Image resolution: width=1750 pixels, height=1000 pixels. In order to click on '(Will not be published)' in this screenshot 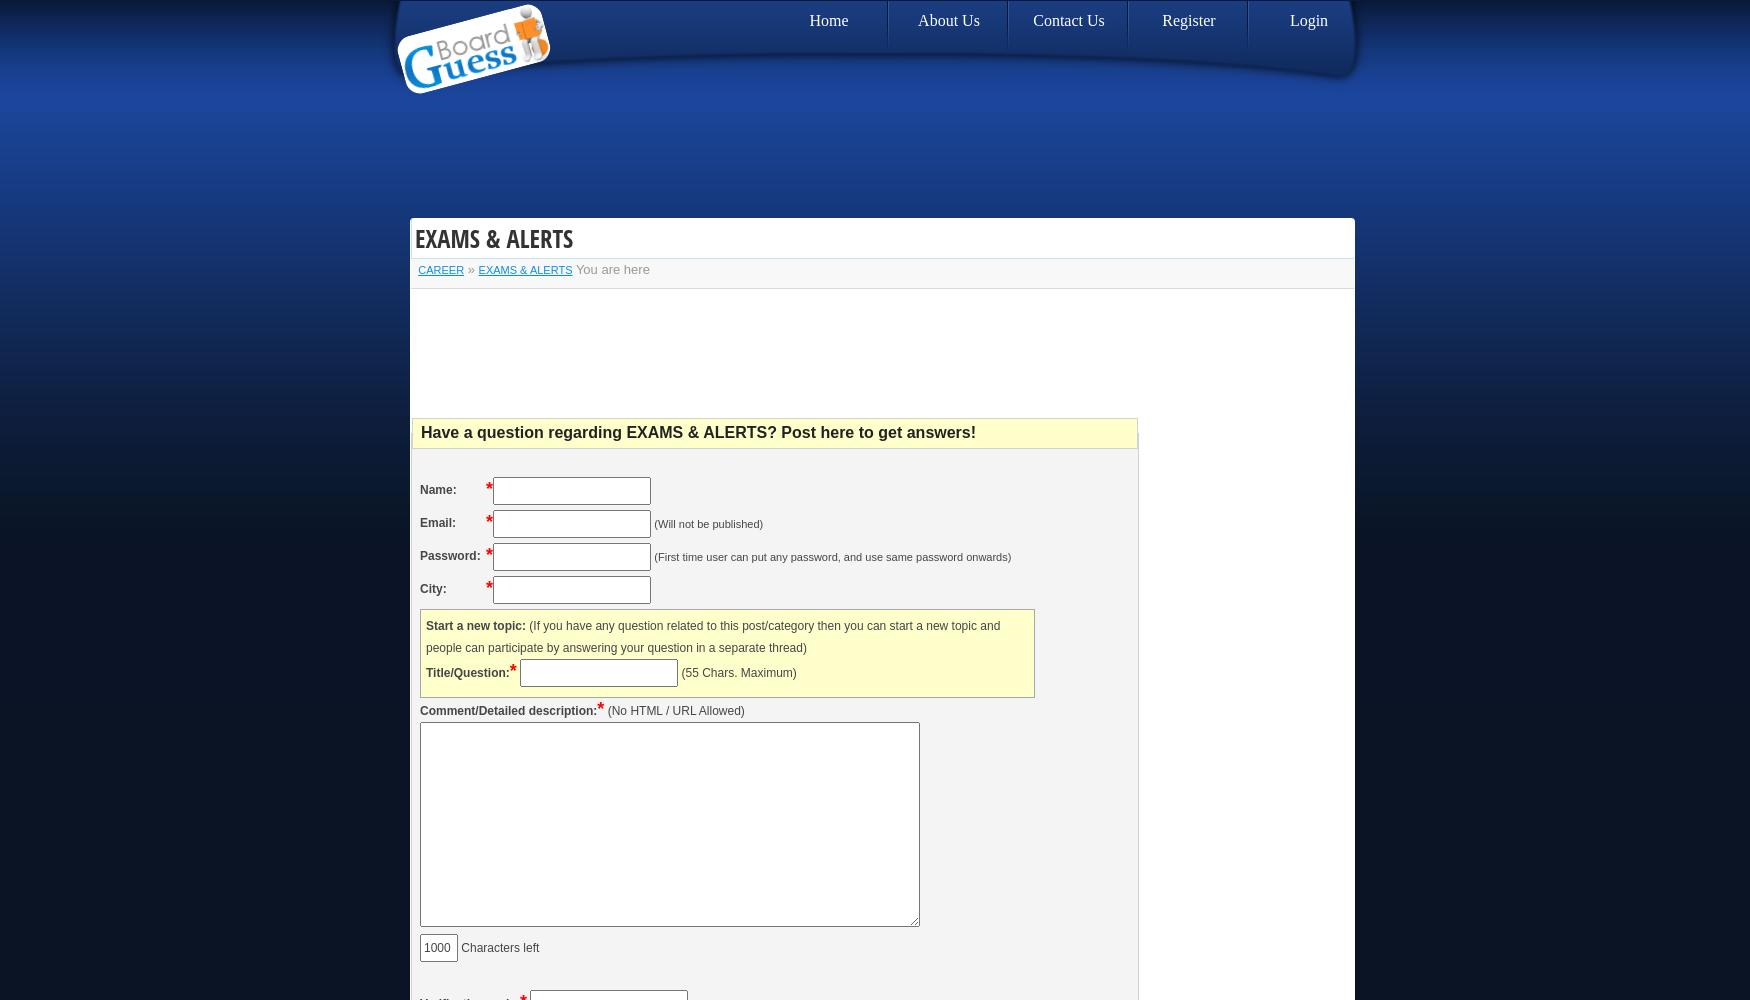, I will do `click(708, 523)`.